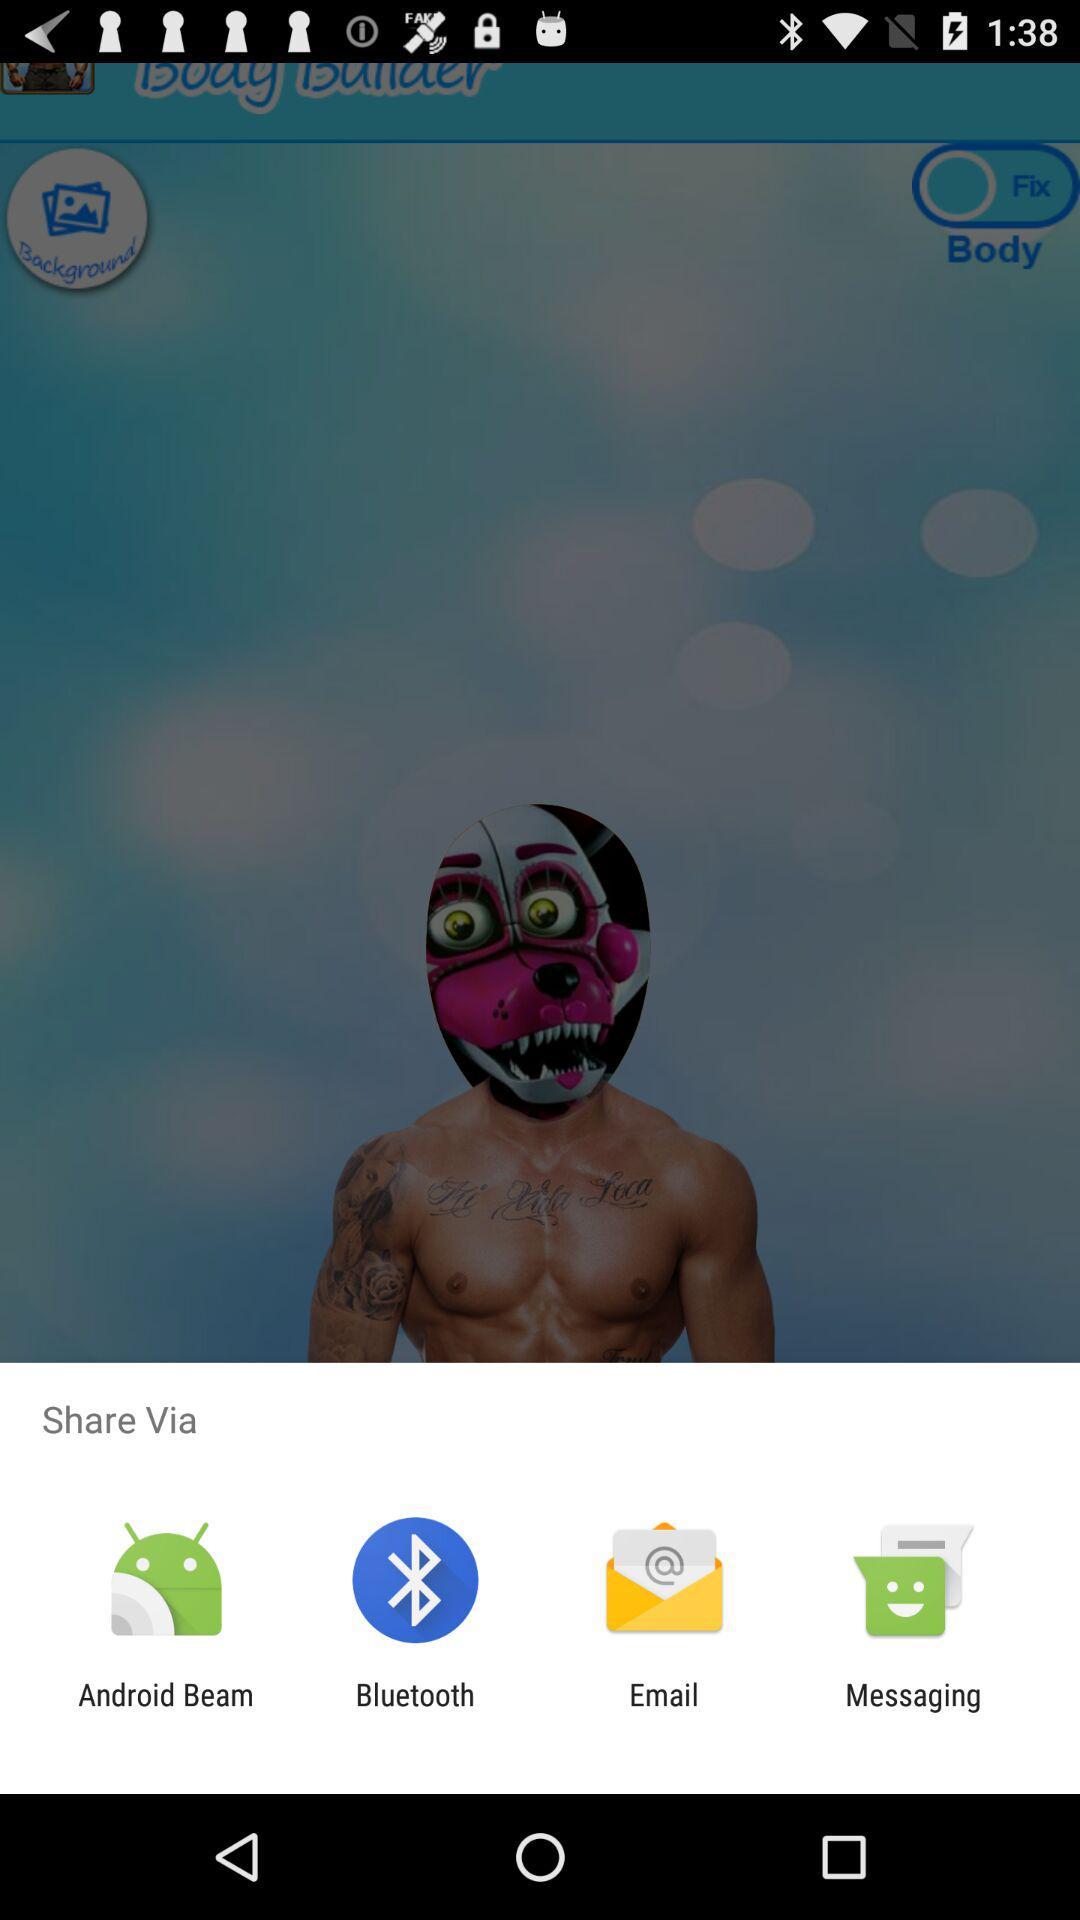  Describe the element at coordinates (664, 1711) in the screenshot. I see `the icon next to bluetooth app` at that location.